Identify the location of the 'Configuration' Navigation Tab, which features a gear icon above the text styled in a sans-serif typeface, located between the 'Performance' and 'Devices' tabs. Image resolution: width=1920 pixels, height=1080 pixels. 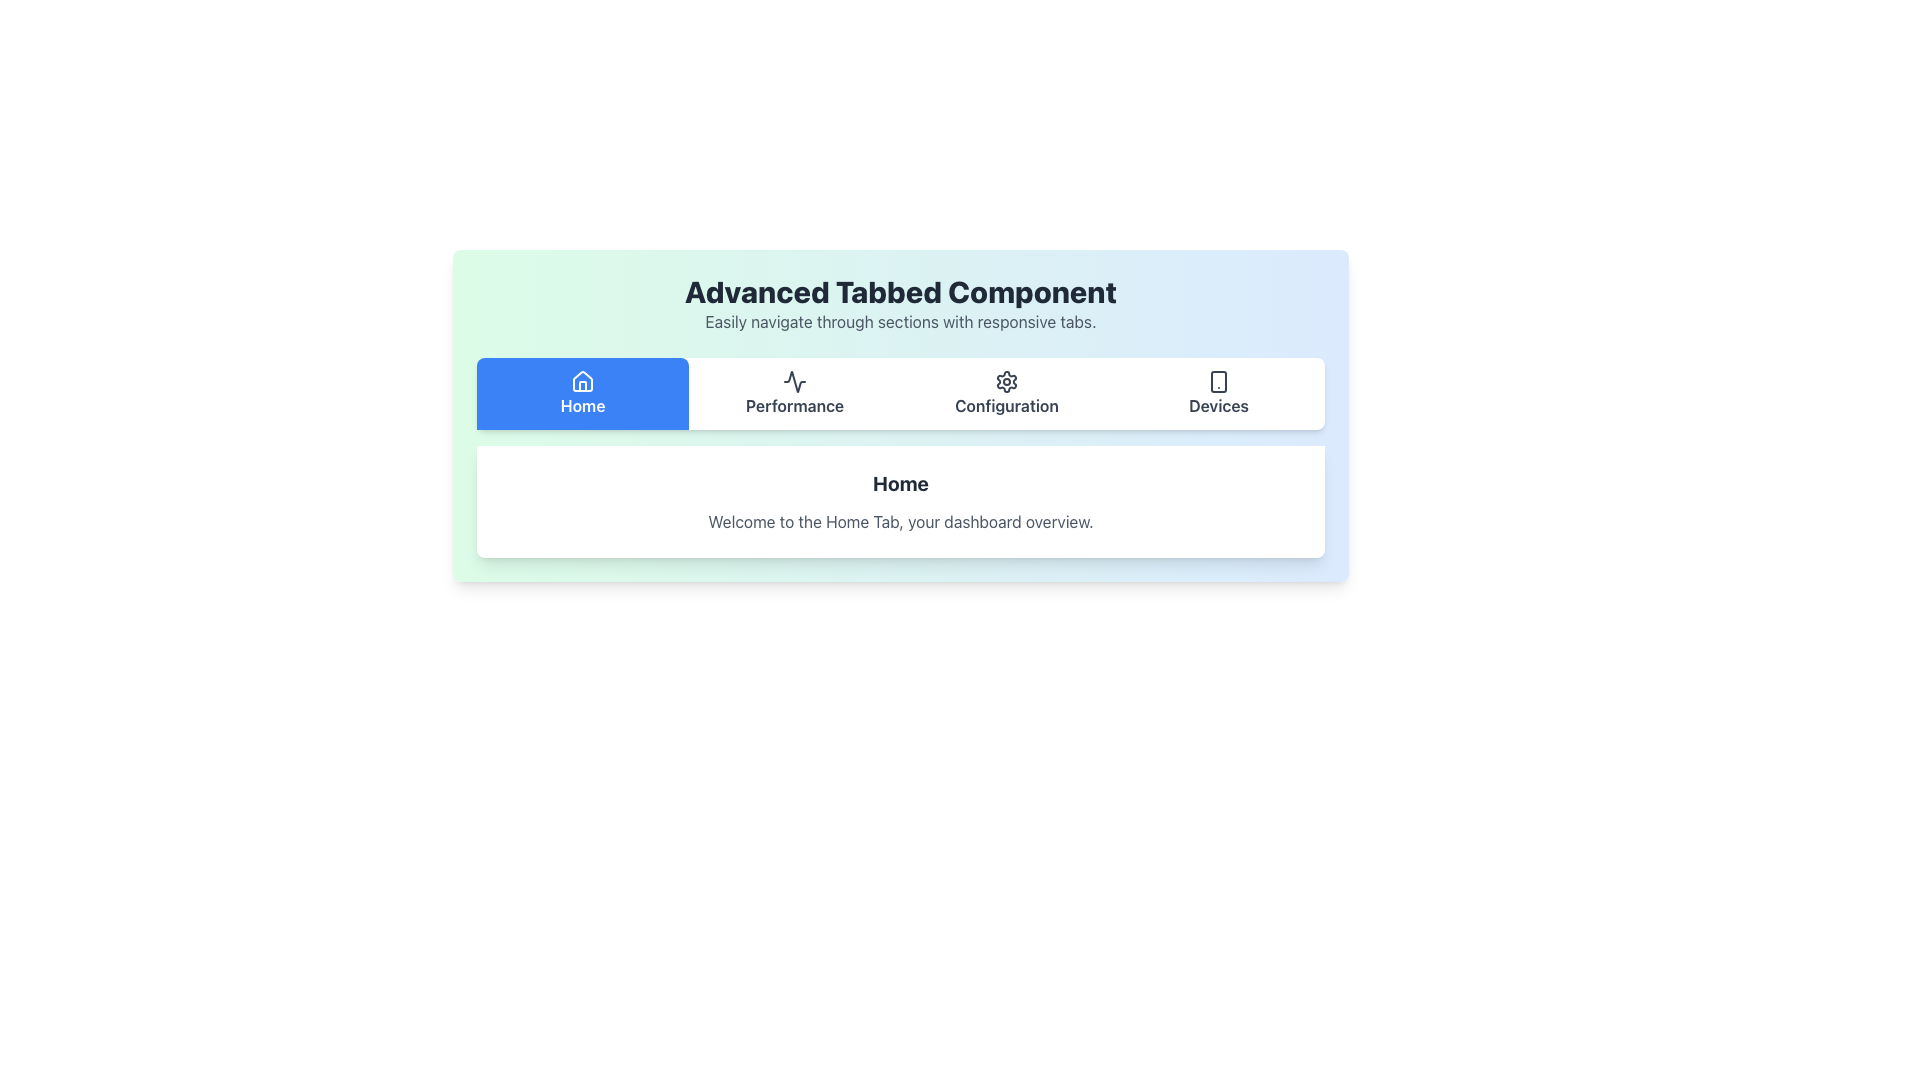
(1007, 393).